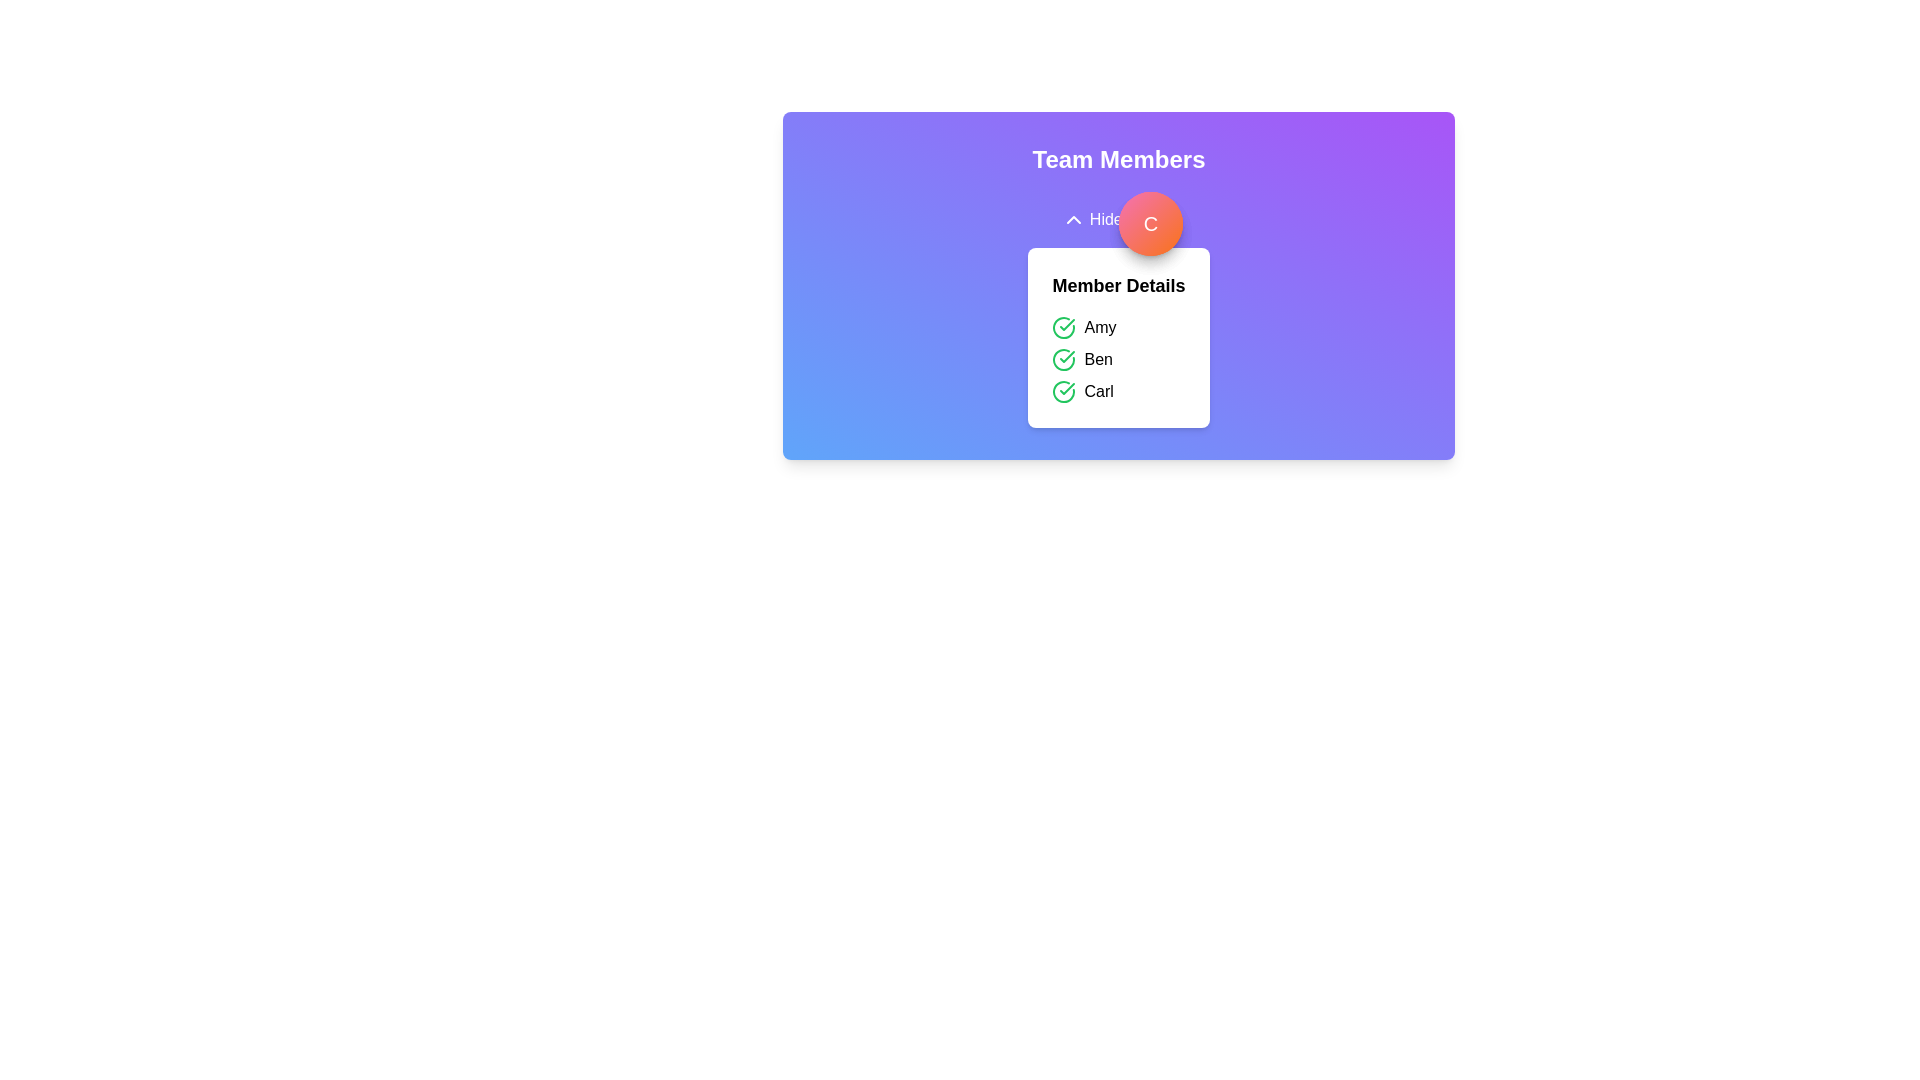  What do you see at coordinates (1072, 219) in the screenshot?
I see `the upward-facing chevron icon located to the left of the 'Hide Details' text` at bounding box center [1072, 219].